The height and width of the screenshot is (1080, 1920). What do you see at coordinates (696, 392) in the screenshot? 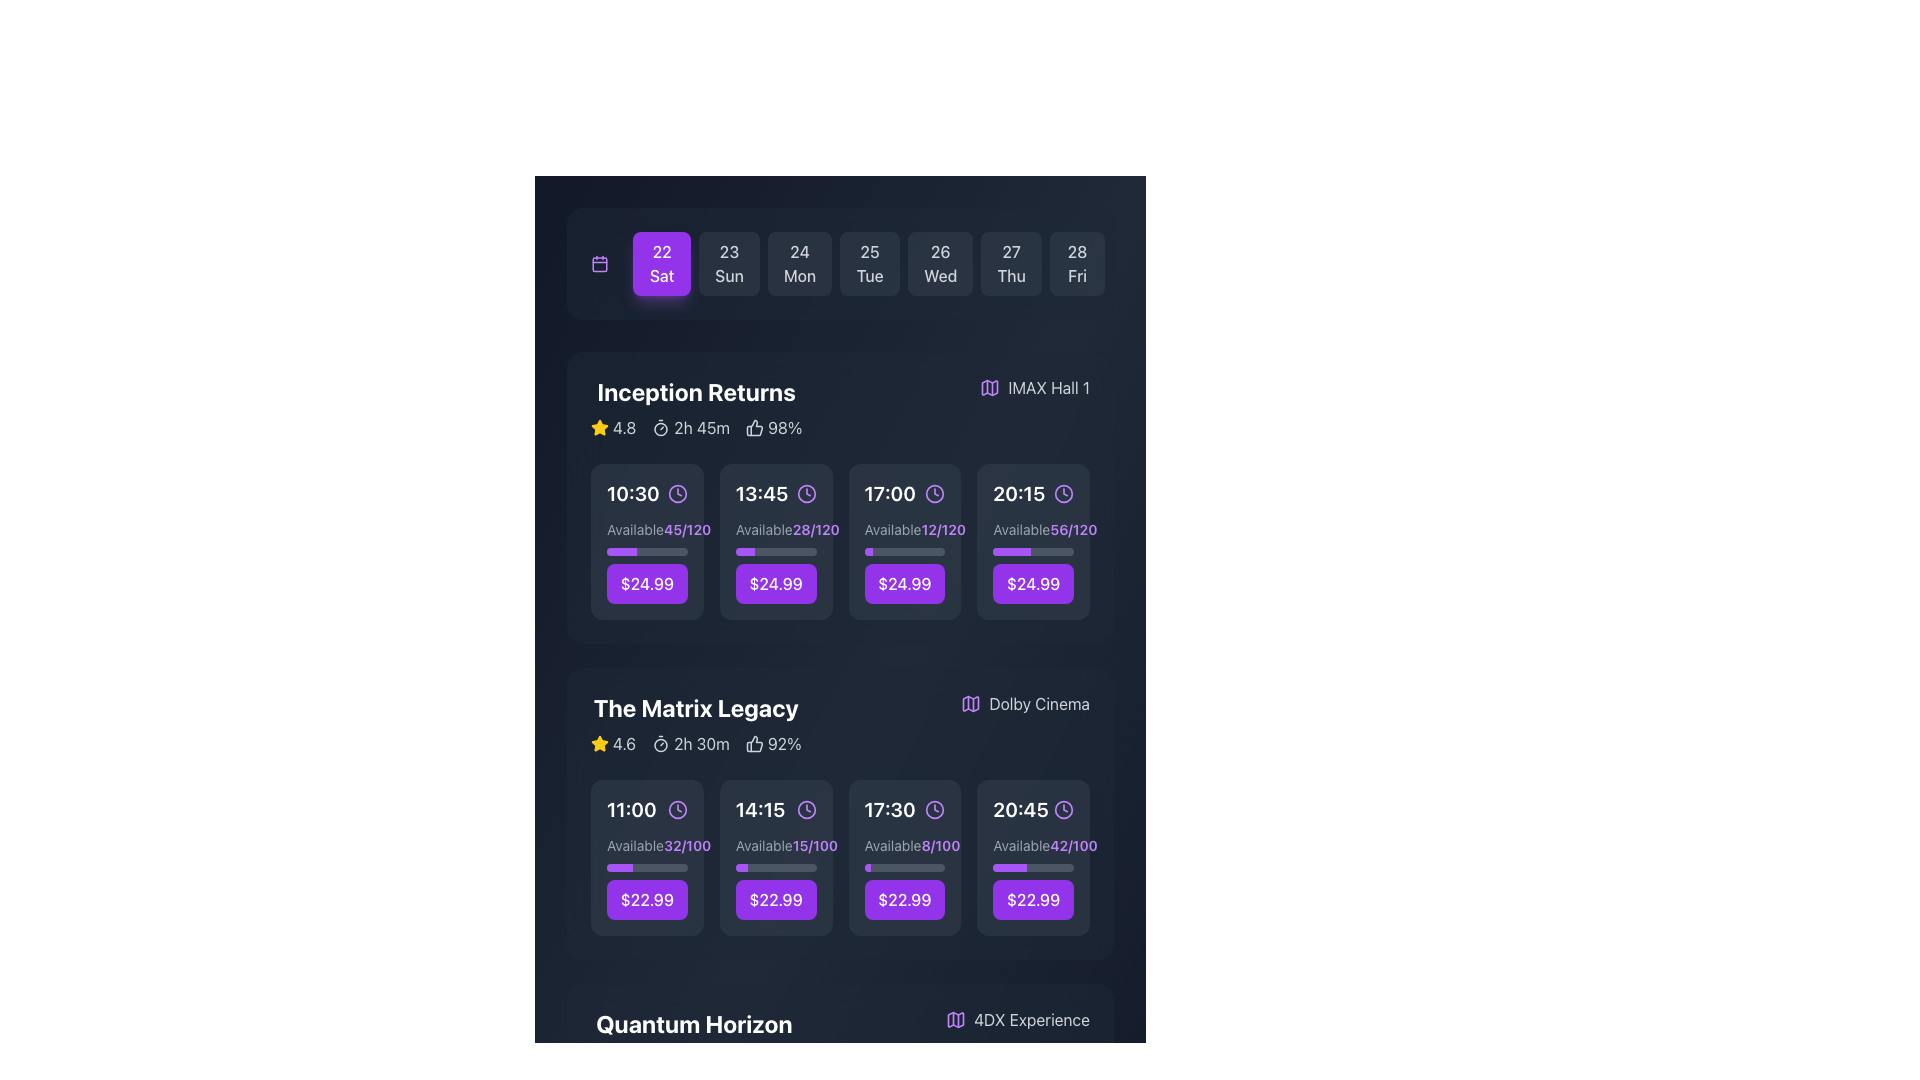
I see `the text content of the title label displaying 'Inception Returns', which is the primary label for the movie's metadata` at bounding box center [696, 392].